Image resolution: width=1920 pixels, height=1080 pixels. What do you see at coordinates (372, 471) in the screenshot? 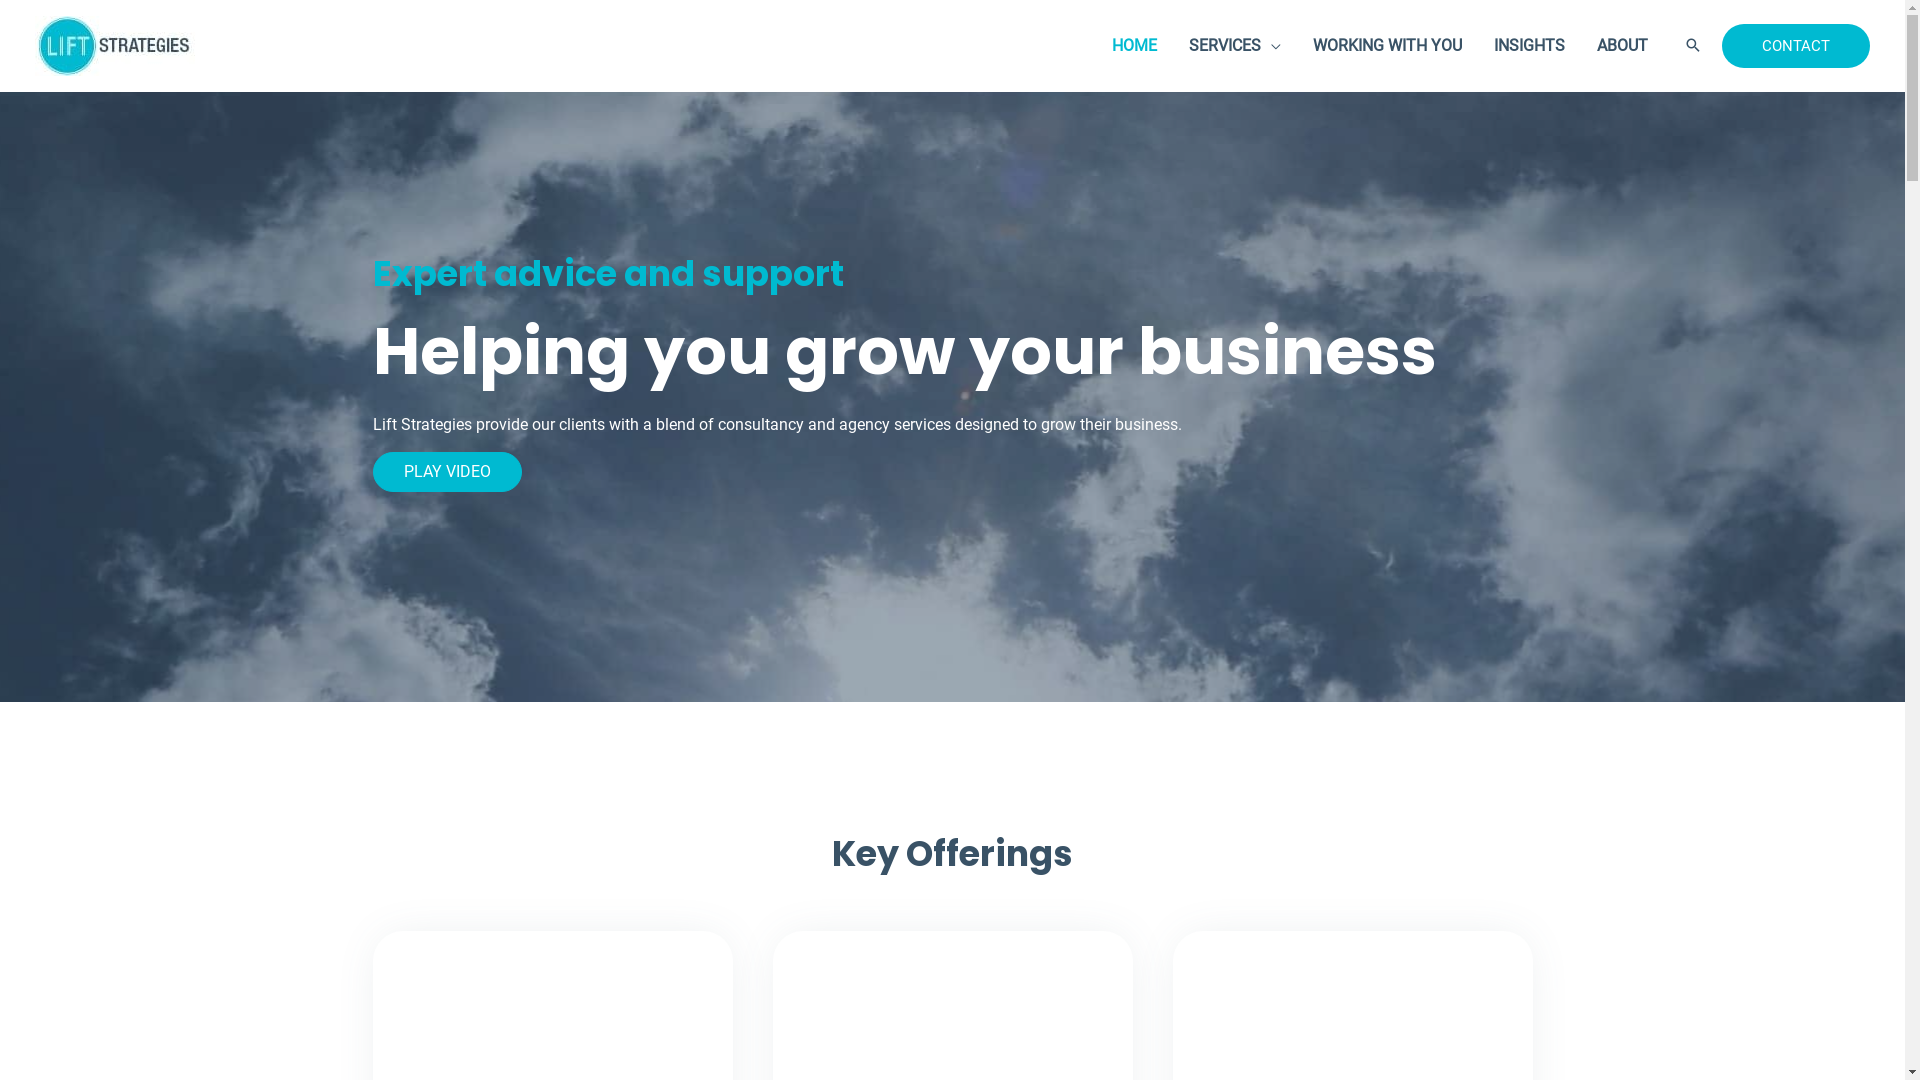
I see `'PLAY VIDEO'` at bounding box center [372, 471].